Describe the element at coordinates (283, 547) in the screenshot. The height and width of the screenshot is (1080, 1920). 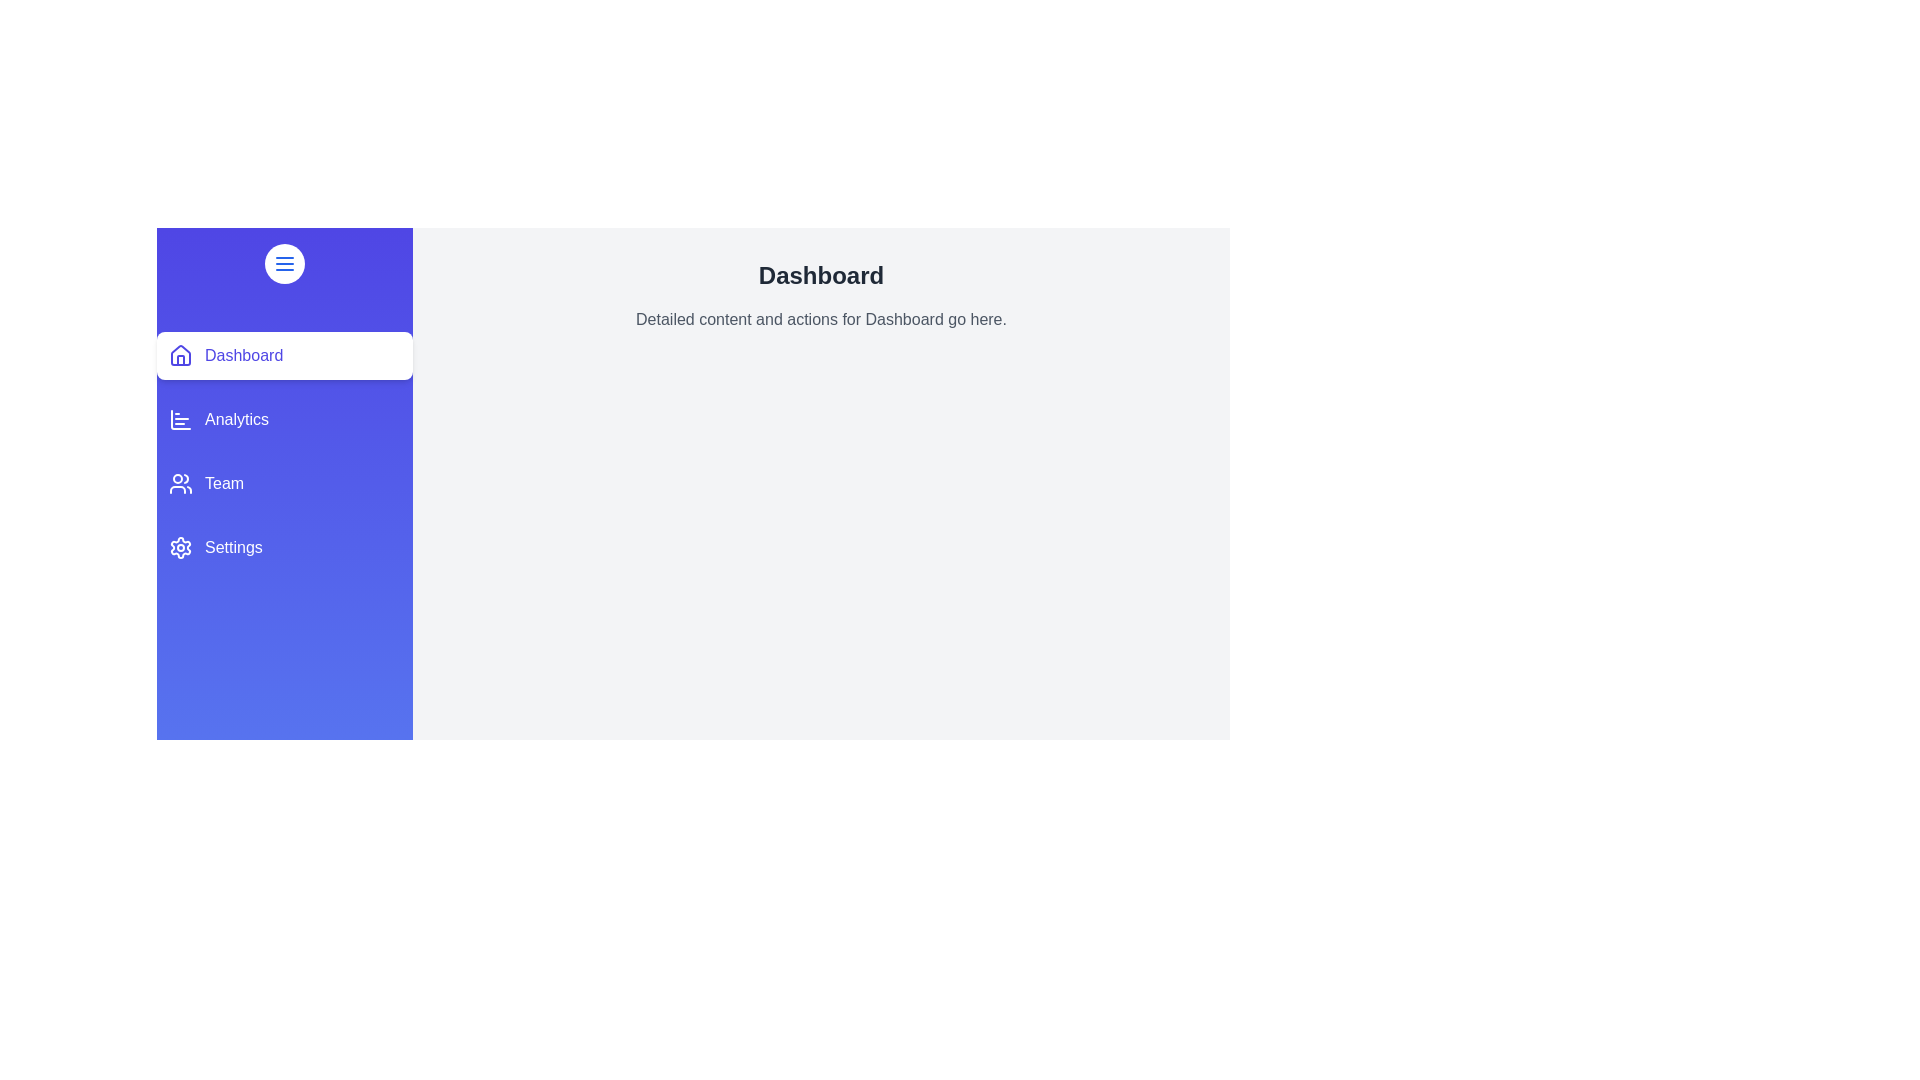
I see `the section Settings from the navigation menu` at that location.